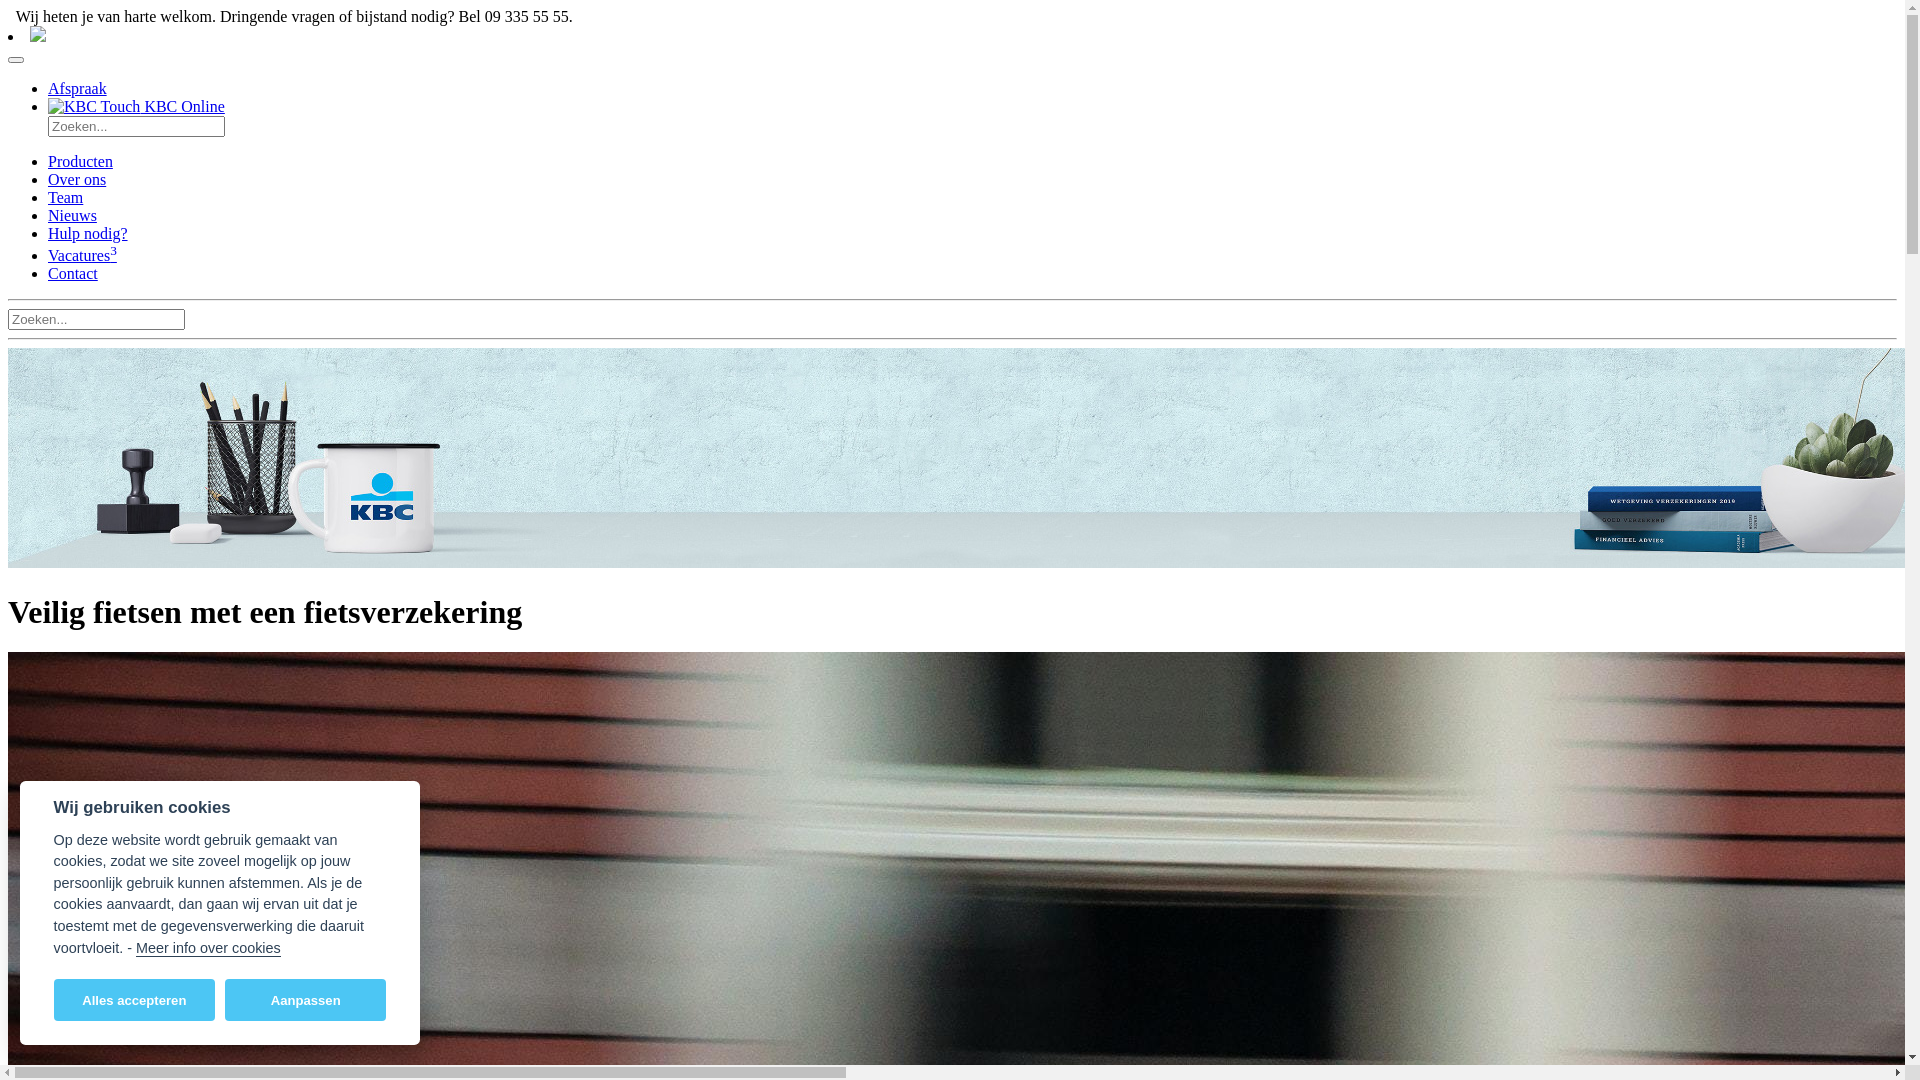  Describe the element at coordinates (77, 87) in the screenshot. I see `'Afspraak'` at that location.